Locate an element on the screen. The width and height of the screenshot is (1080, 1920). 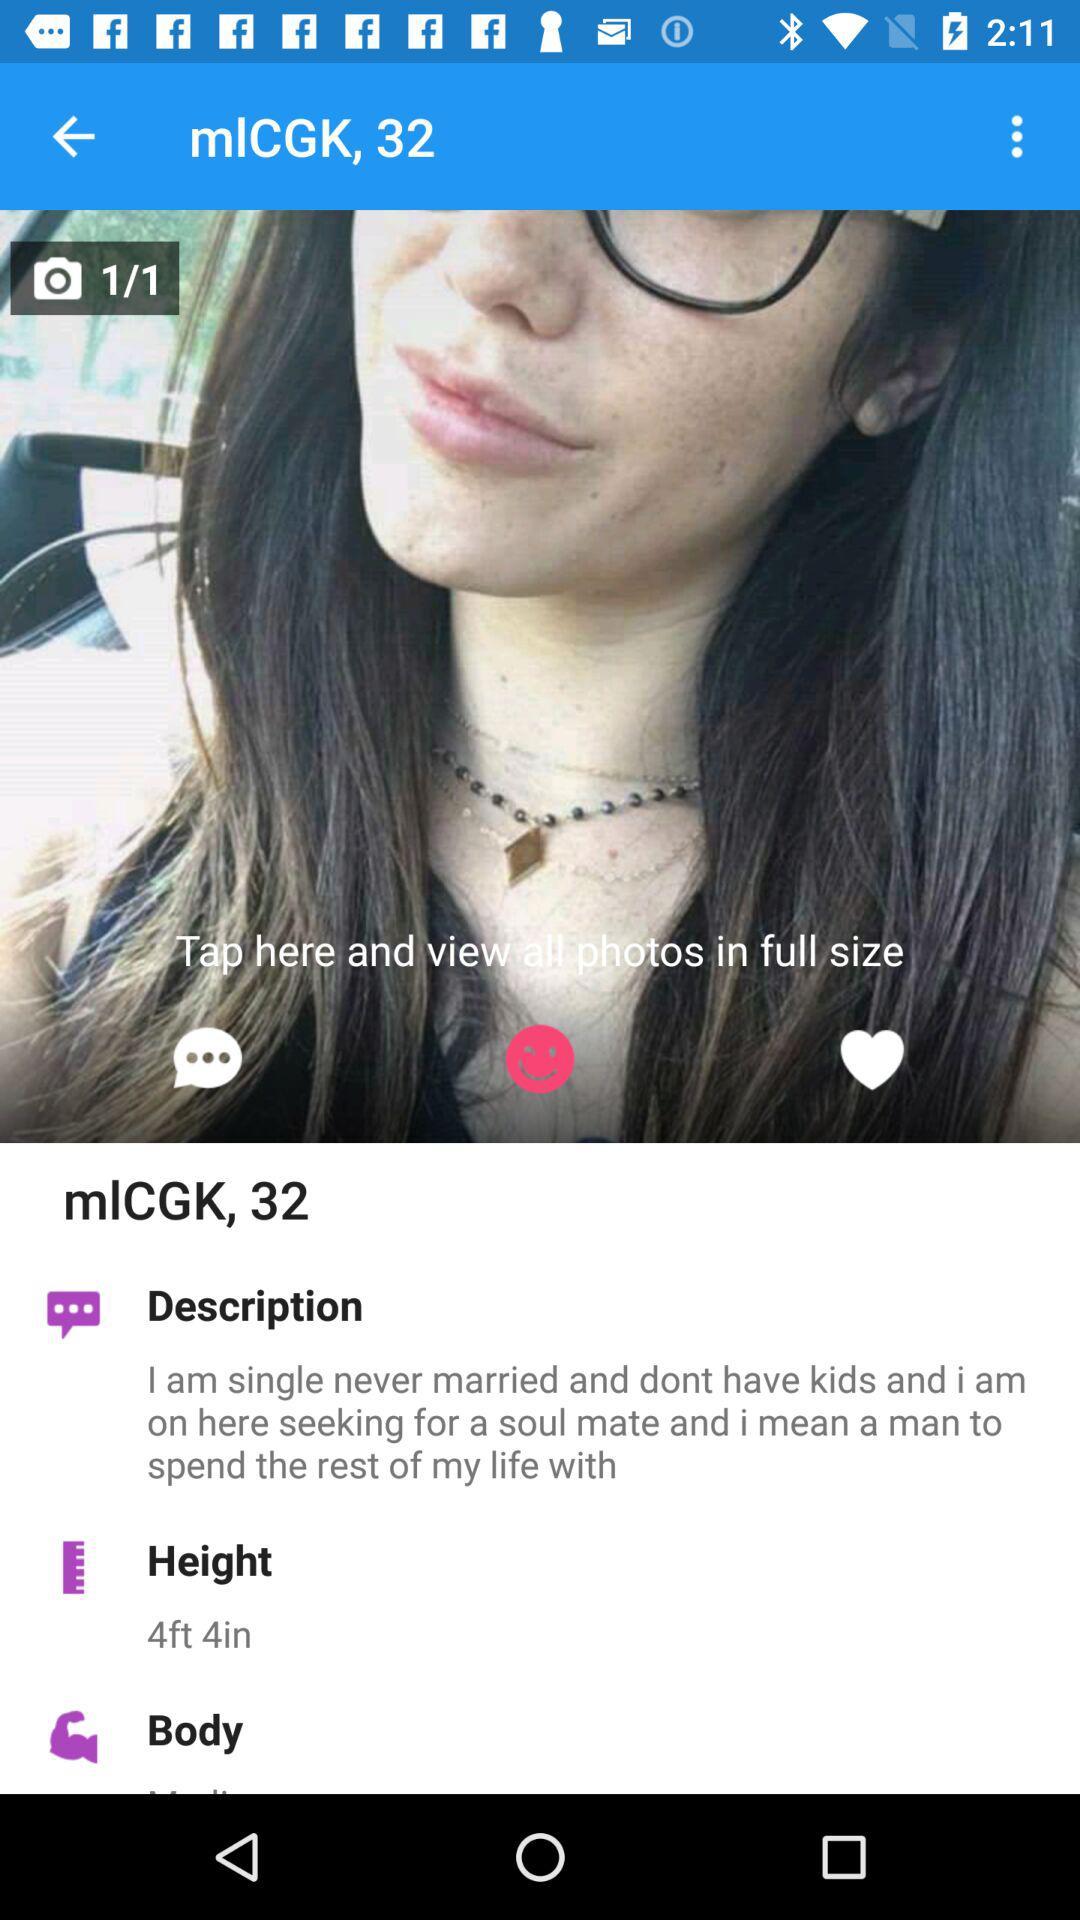
icon below height is located at coordinates (601, 1633).